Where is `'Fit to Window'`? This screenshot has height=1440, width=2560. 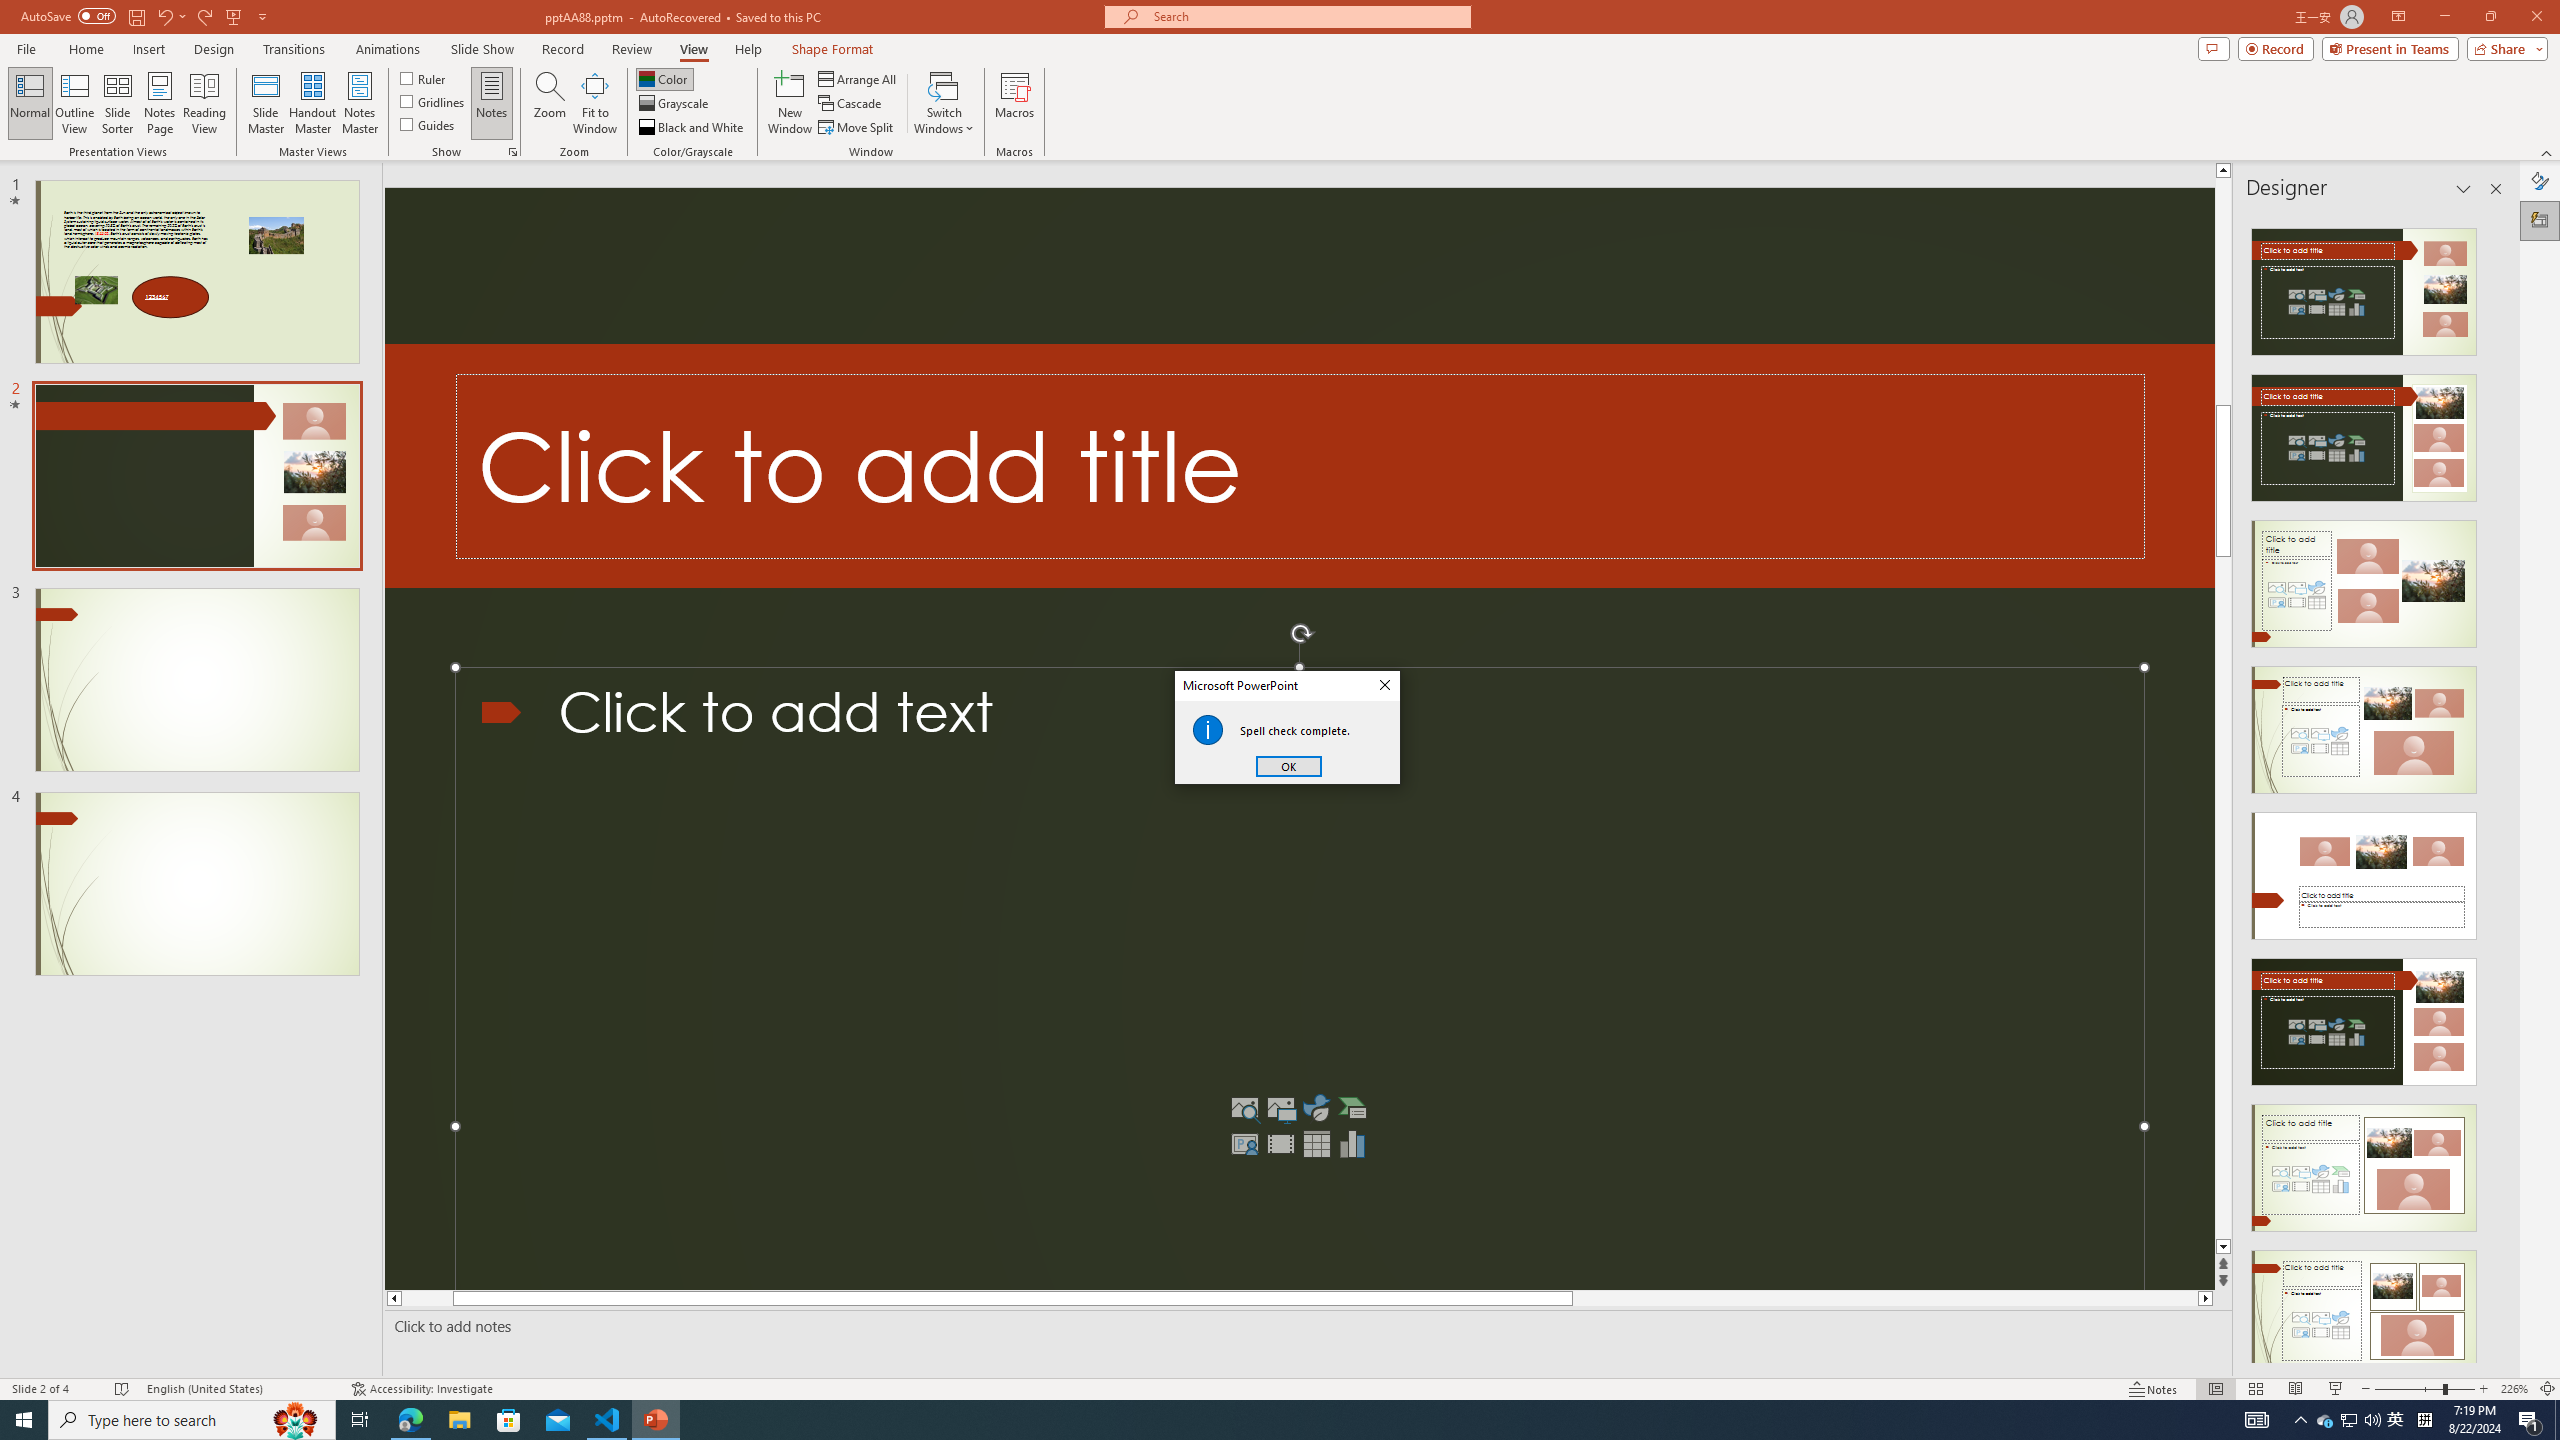 'Fit to Window' is located at coordinates (595, 103).